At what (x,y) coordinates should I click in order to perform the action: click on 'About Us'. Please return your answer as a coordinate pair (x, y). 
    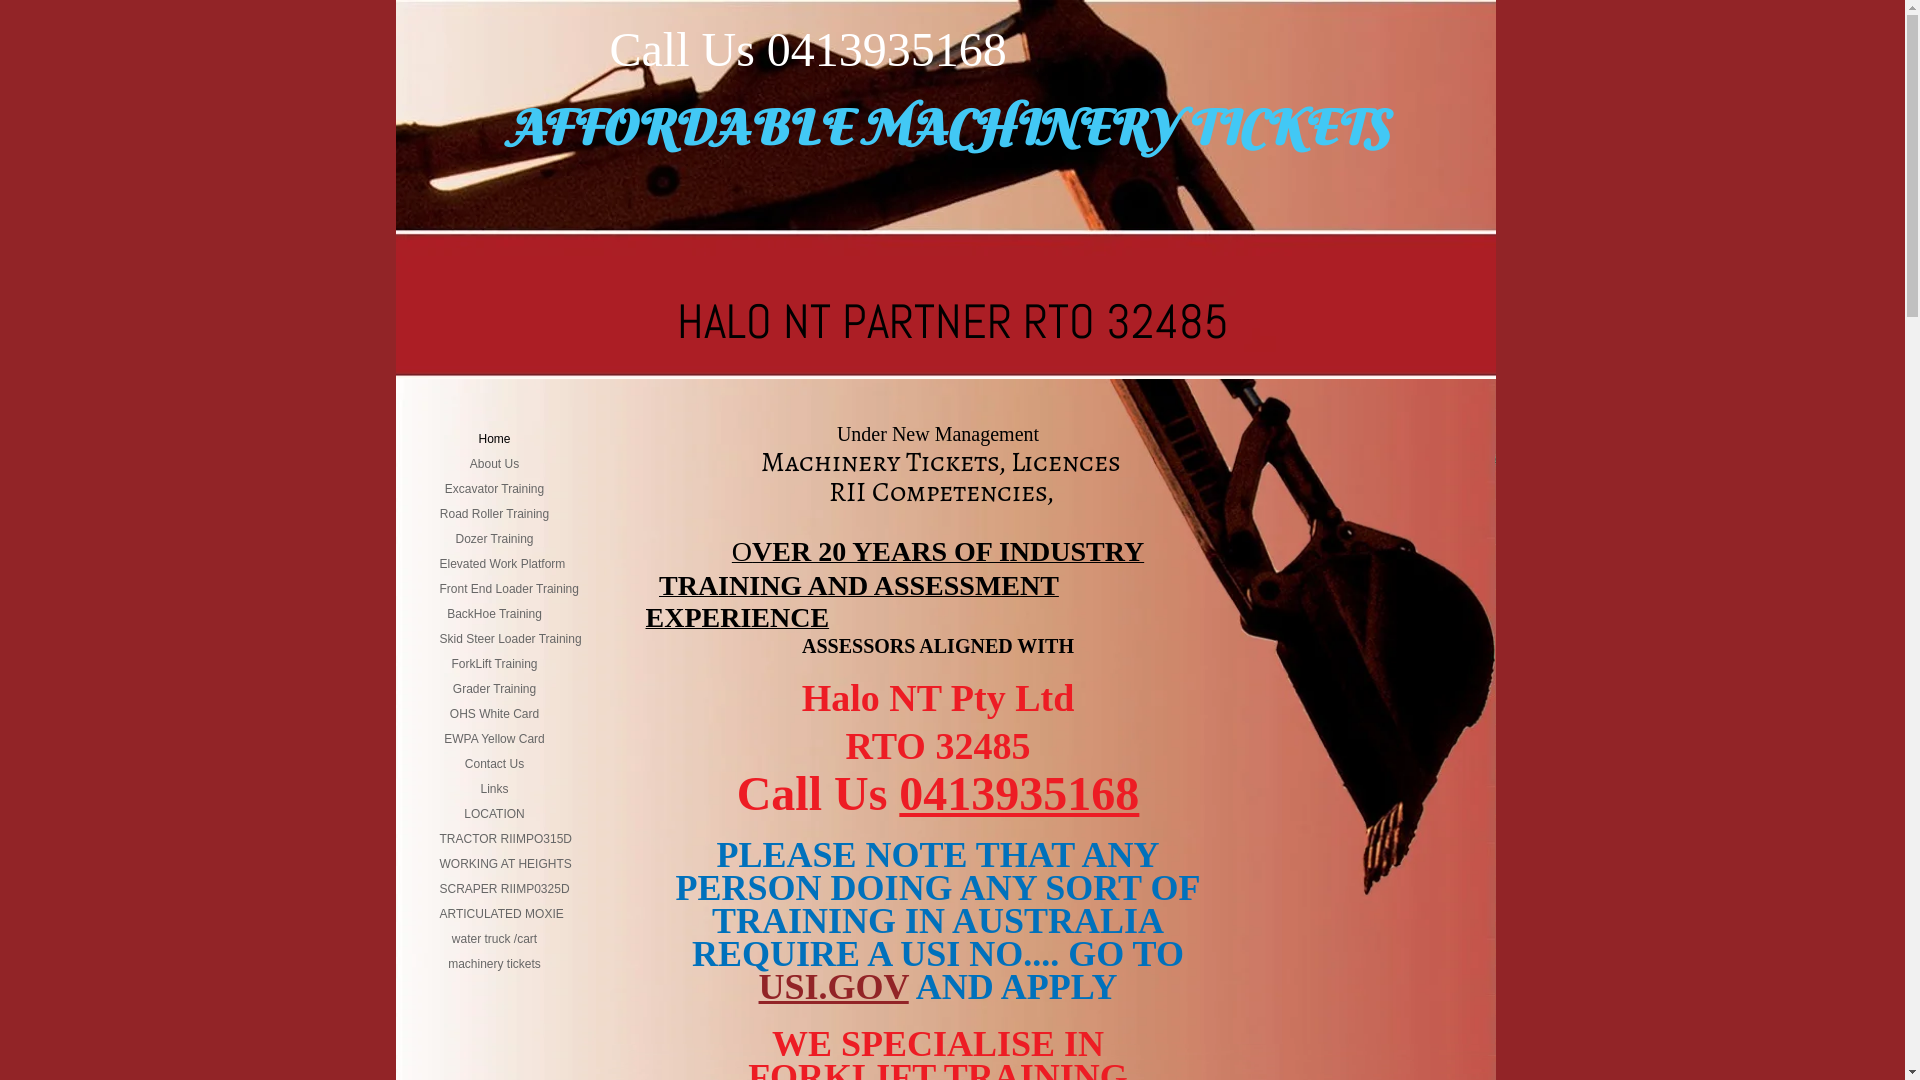
    Looking at the image, I should click on (494, 463).